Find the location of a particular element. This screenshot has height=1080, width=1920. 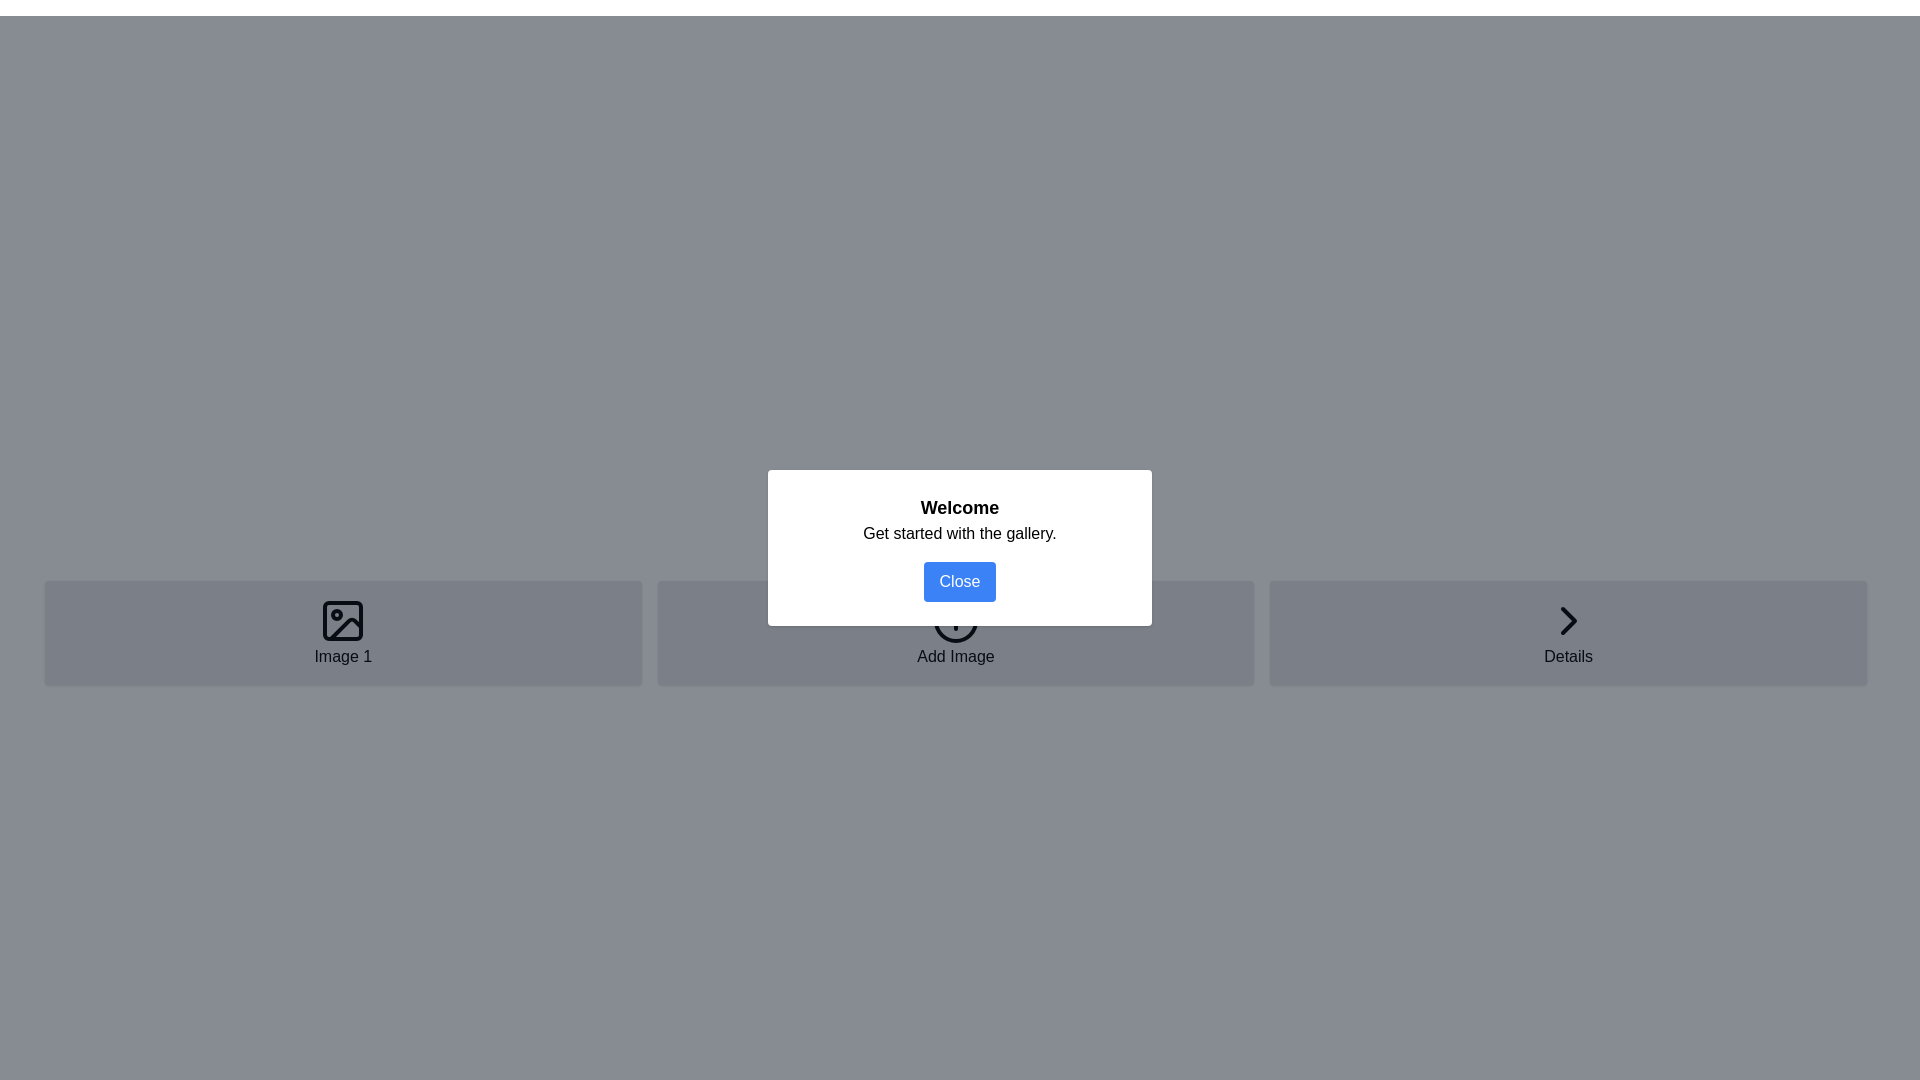

the circular icon with a plus symbol (+) inside it, located within the 'Add Image' modal, positioned near the bottom just below the blue 'Close' button is located at coordinates (954, 620).